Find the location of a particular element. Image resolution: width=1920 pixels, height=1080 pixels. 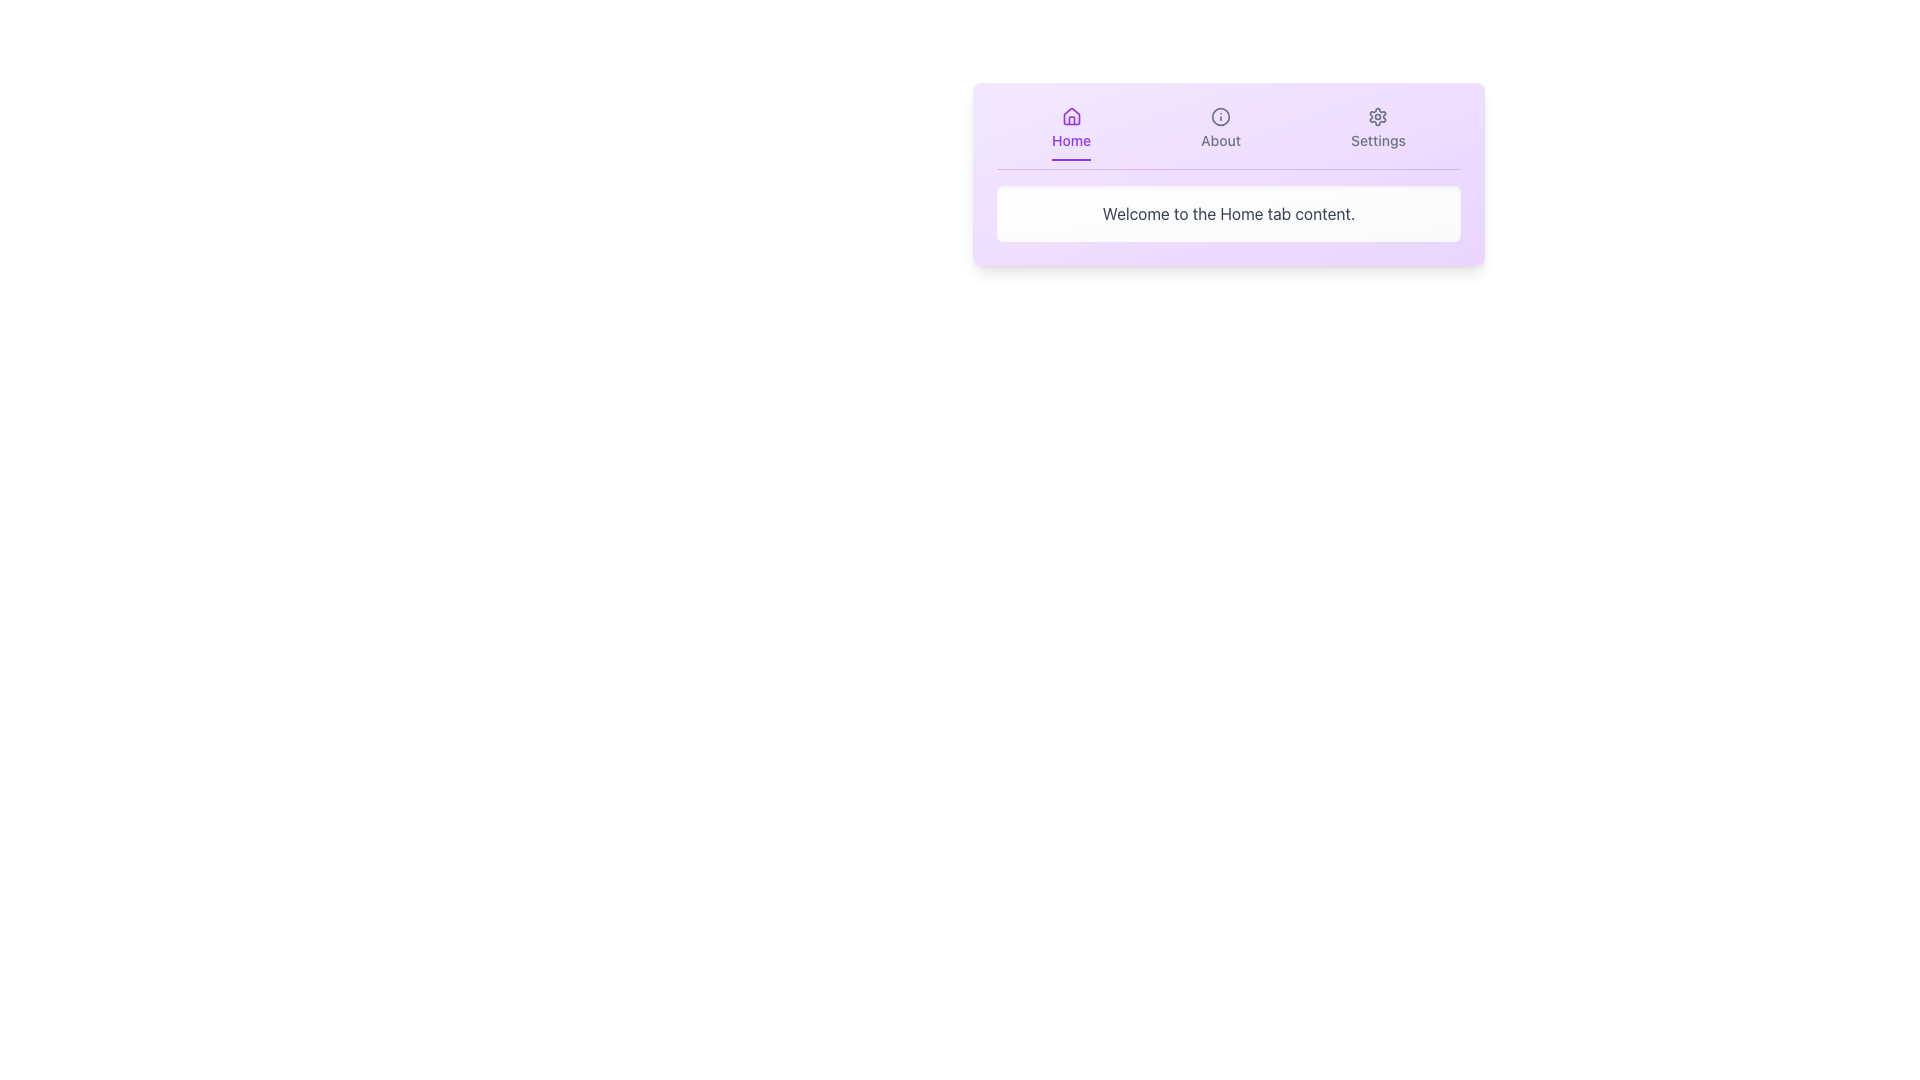

the 'Home' icon in the navigation menu is located at coordinates (1070, 116).